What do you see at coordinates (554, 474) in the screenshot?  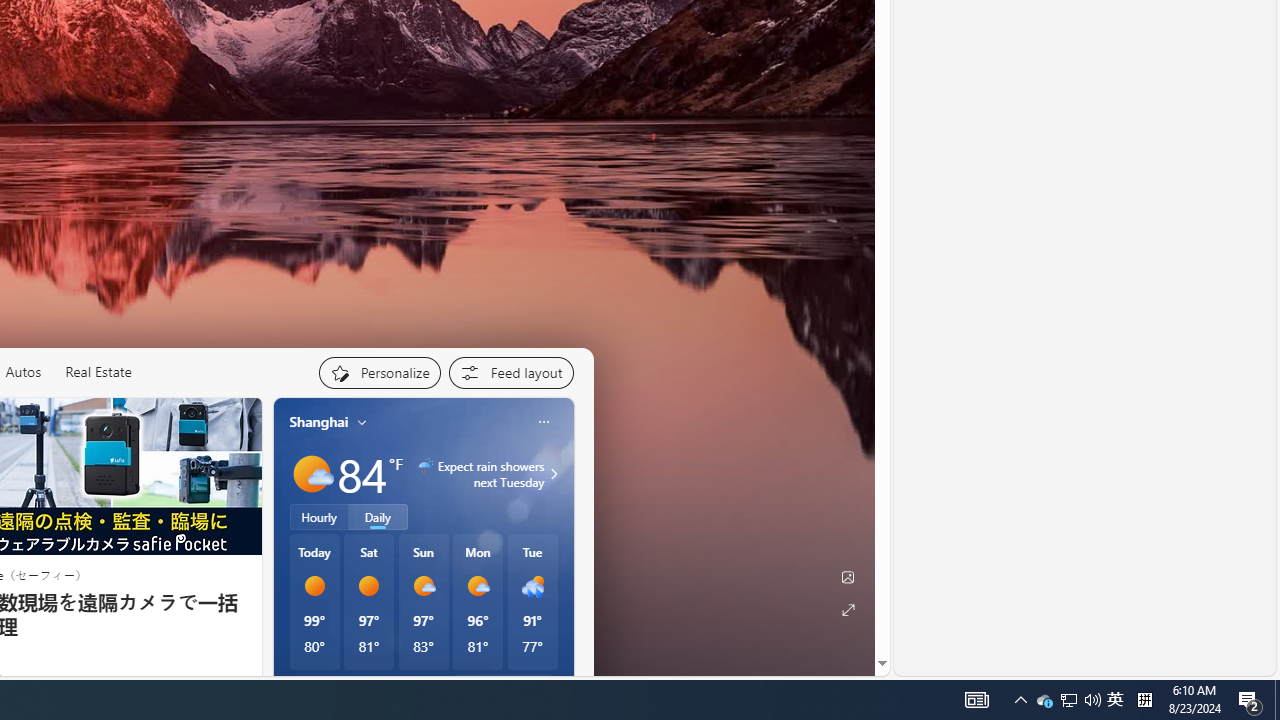 I see `'Class: weather-arrow-glyph'` at bounding box center [554, 474].